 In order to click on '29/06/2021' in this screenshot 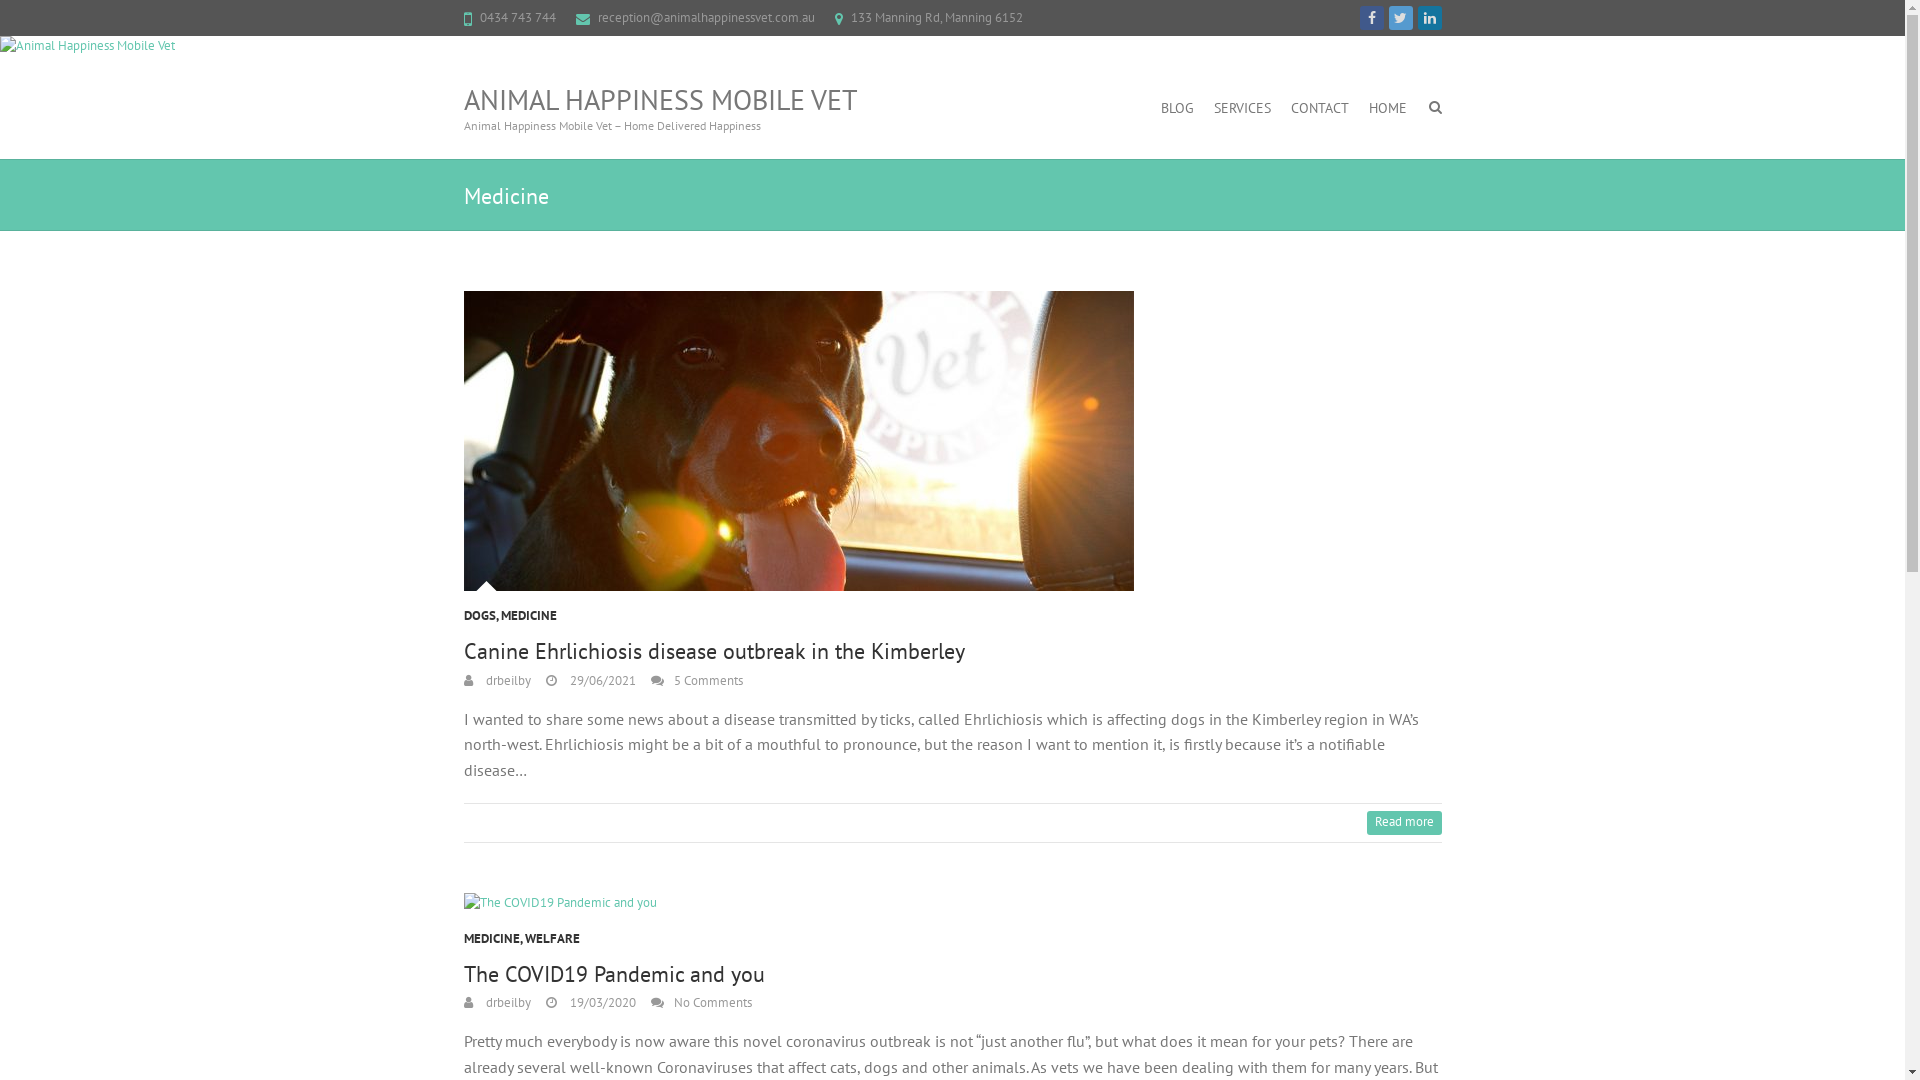, I will do `click(589, 679)`.